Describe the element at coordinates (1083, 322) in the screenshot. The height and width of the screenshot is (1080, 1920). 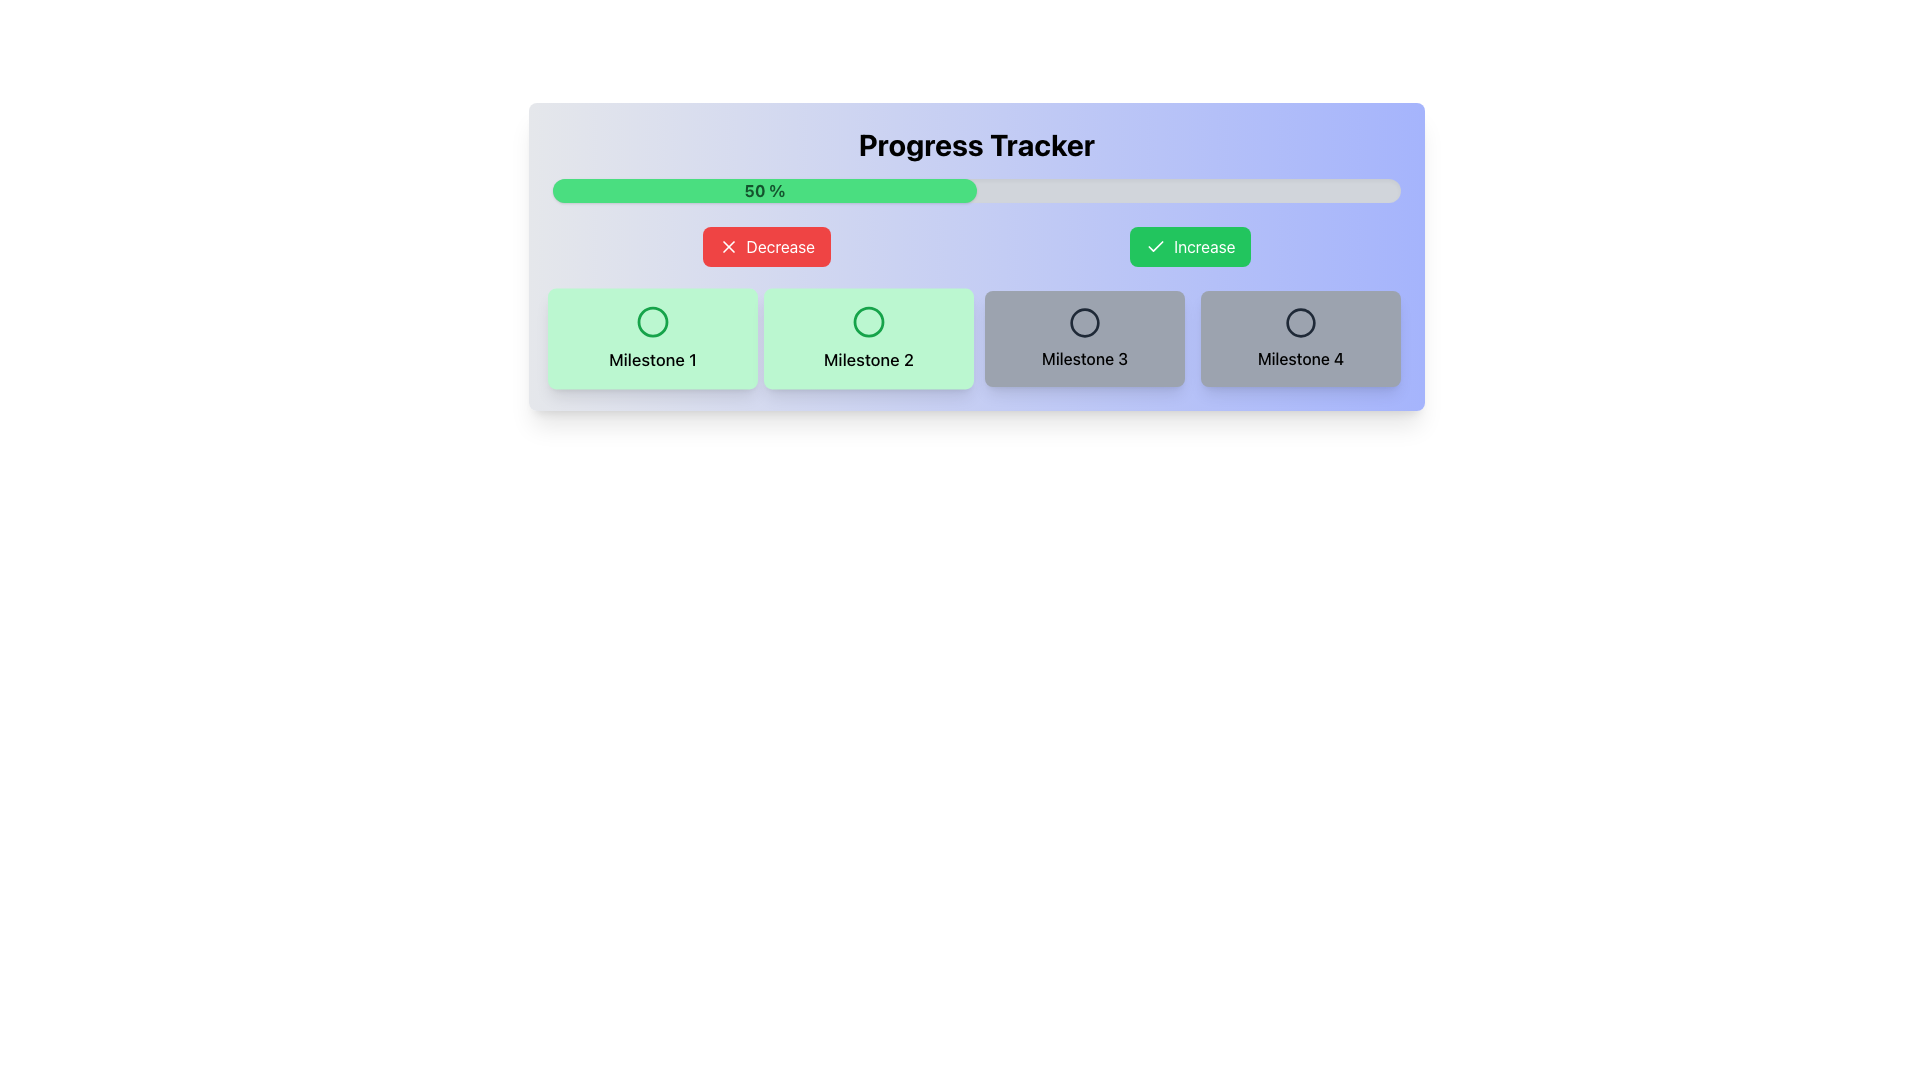
I see `the circular visual indicator in the 'Milestone 3' button, which is the center circle styled with a thin stroke and light gray color, located beneath the progress bar` at that location.